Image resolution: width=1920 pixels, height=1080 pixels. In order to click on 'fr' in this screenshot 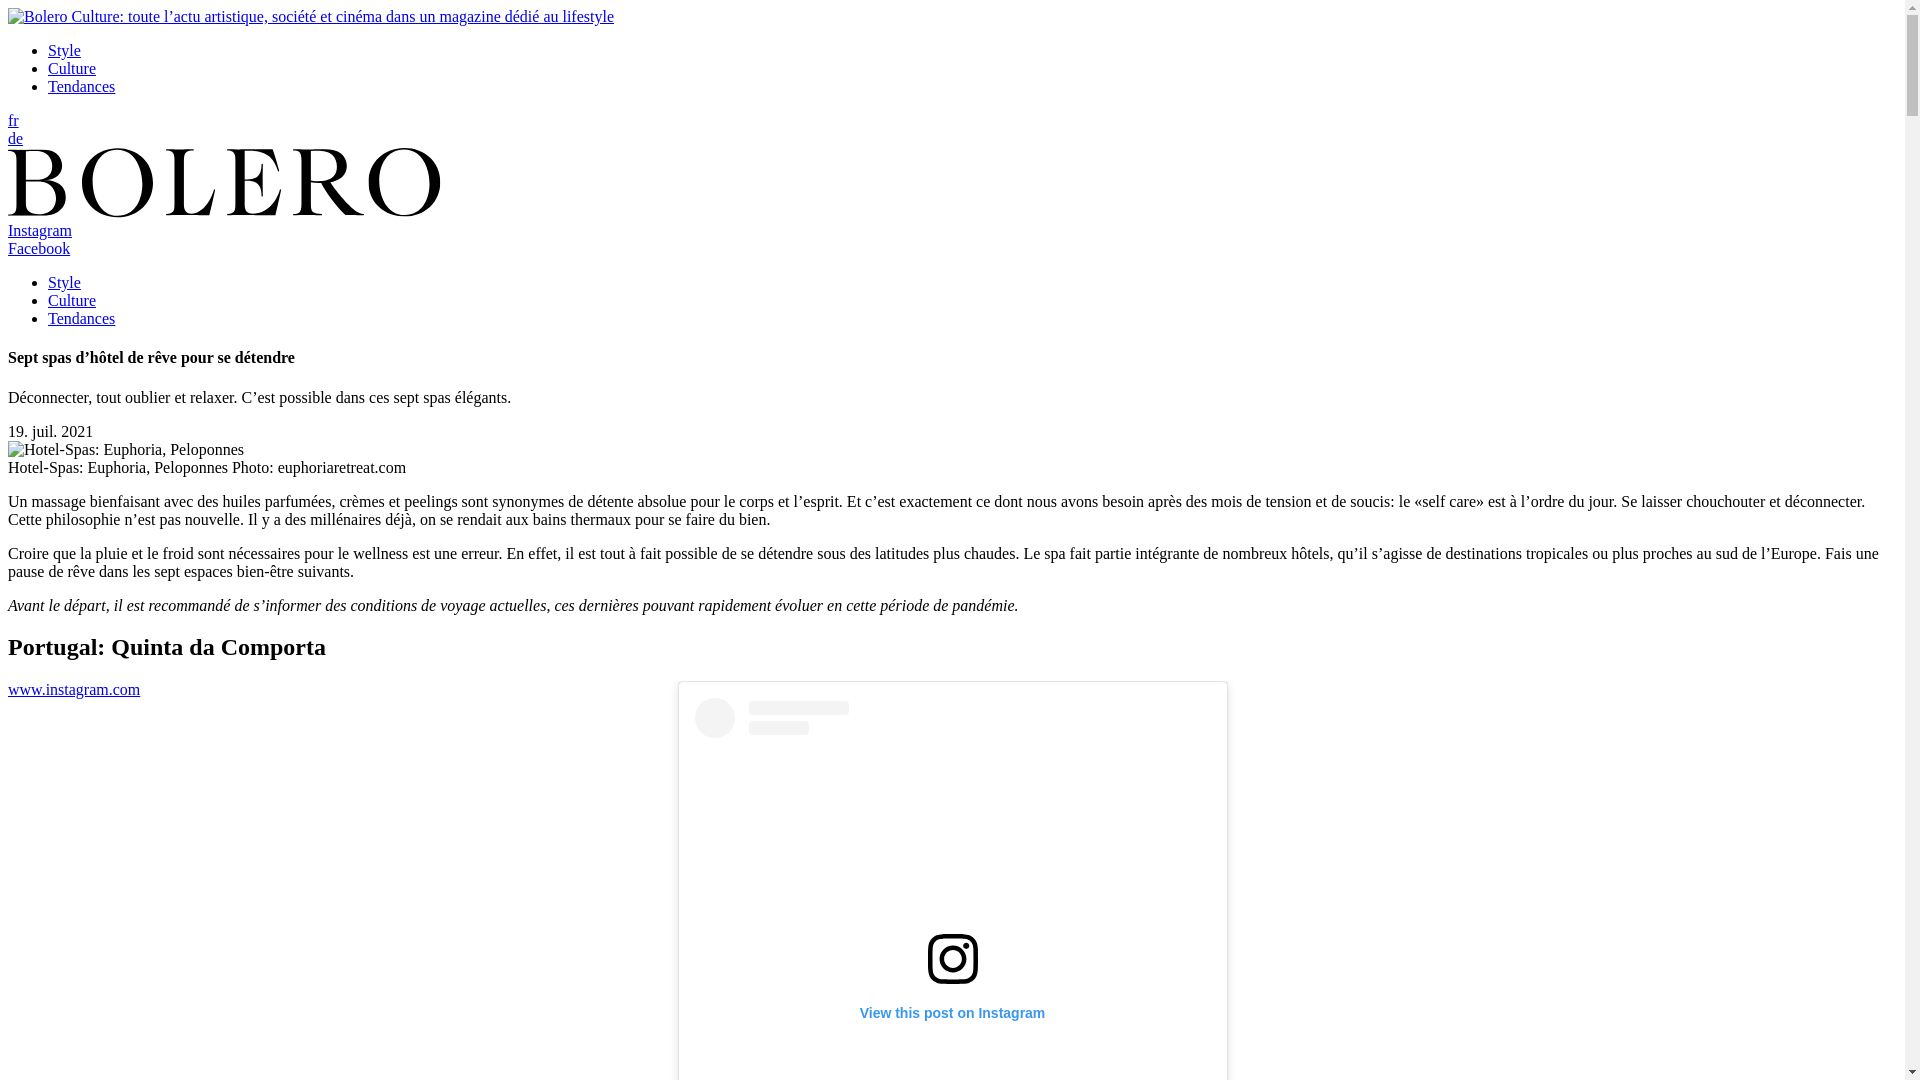, I will do `click(13, 120)`.